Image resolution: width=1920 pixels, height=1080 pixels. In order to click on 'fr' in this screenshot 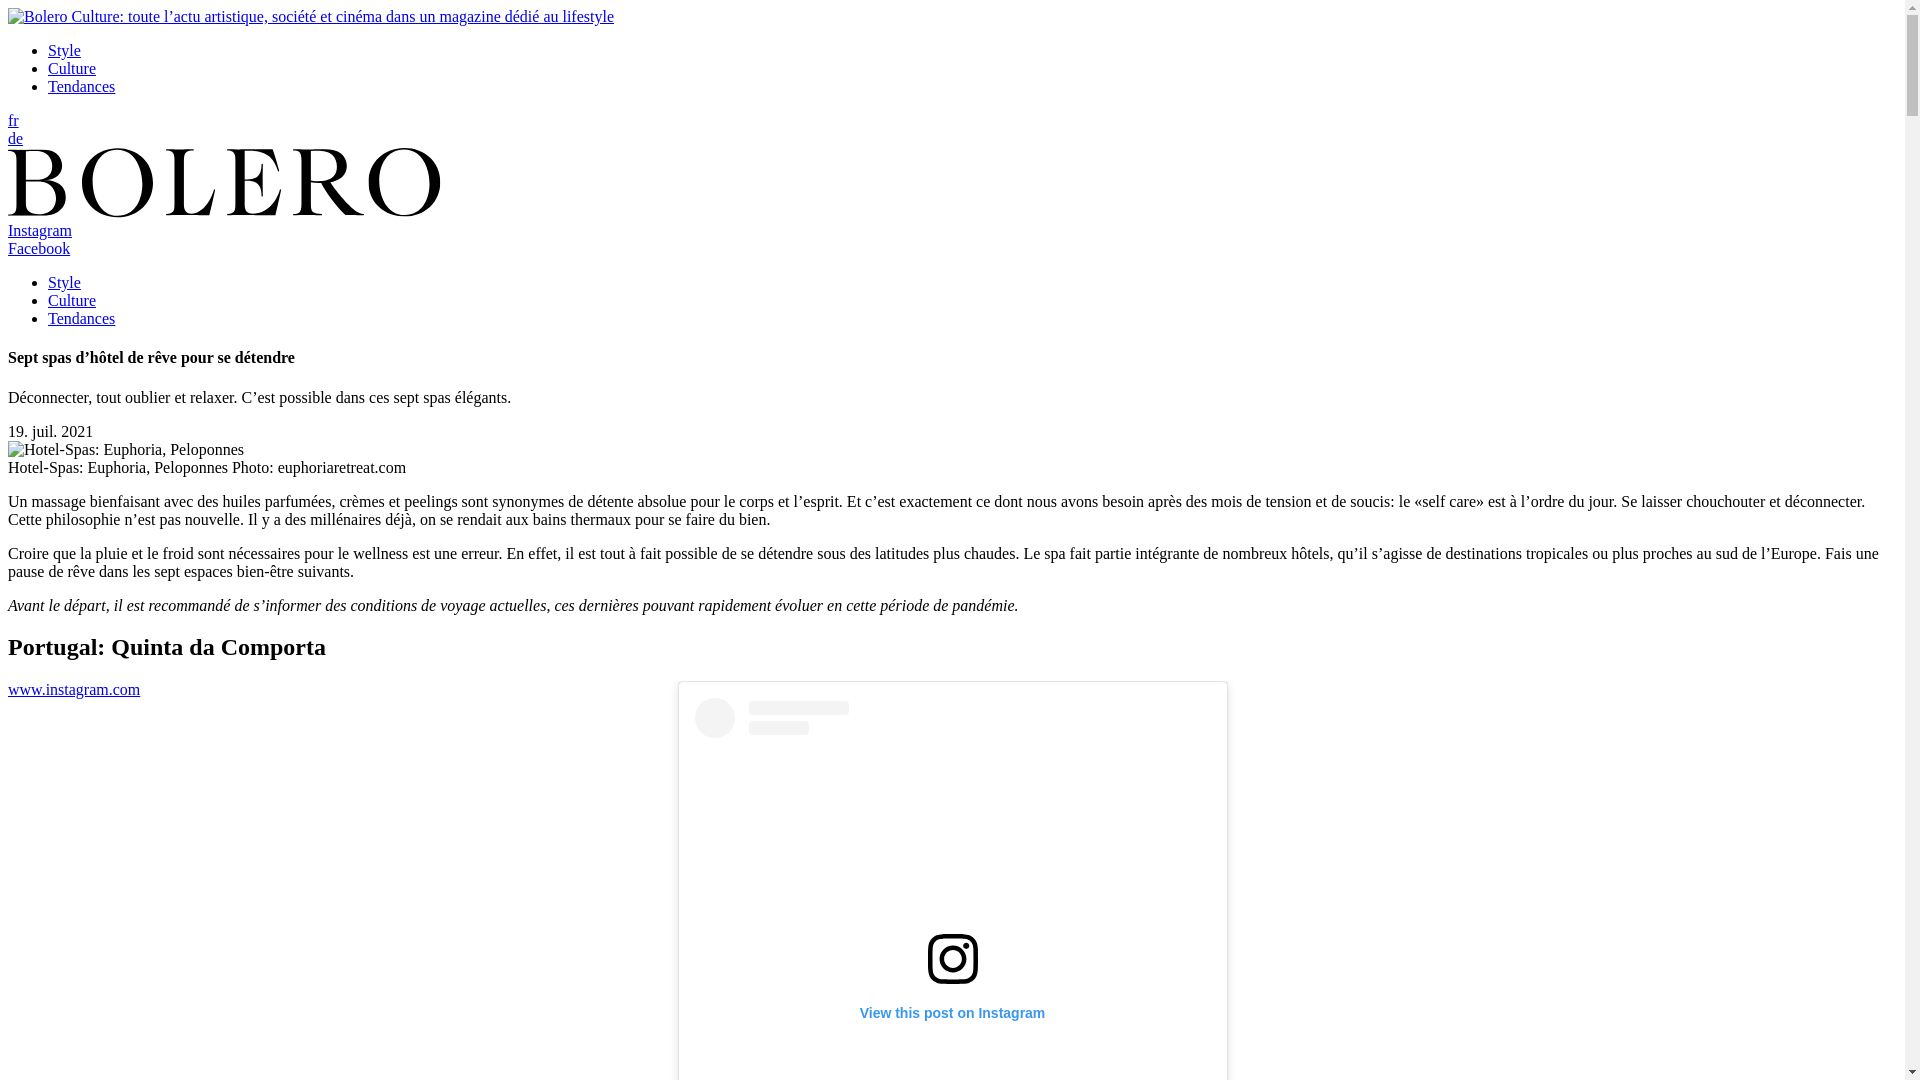, I will do `click(13, 120)`.